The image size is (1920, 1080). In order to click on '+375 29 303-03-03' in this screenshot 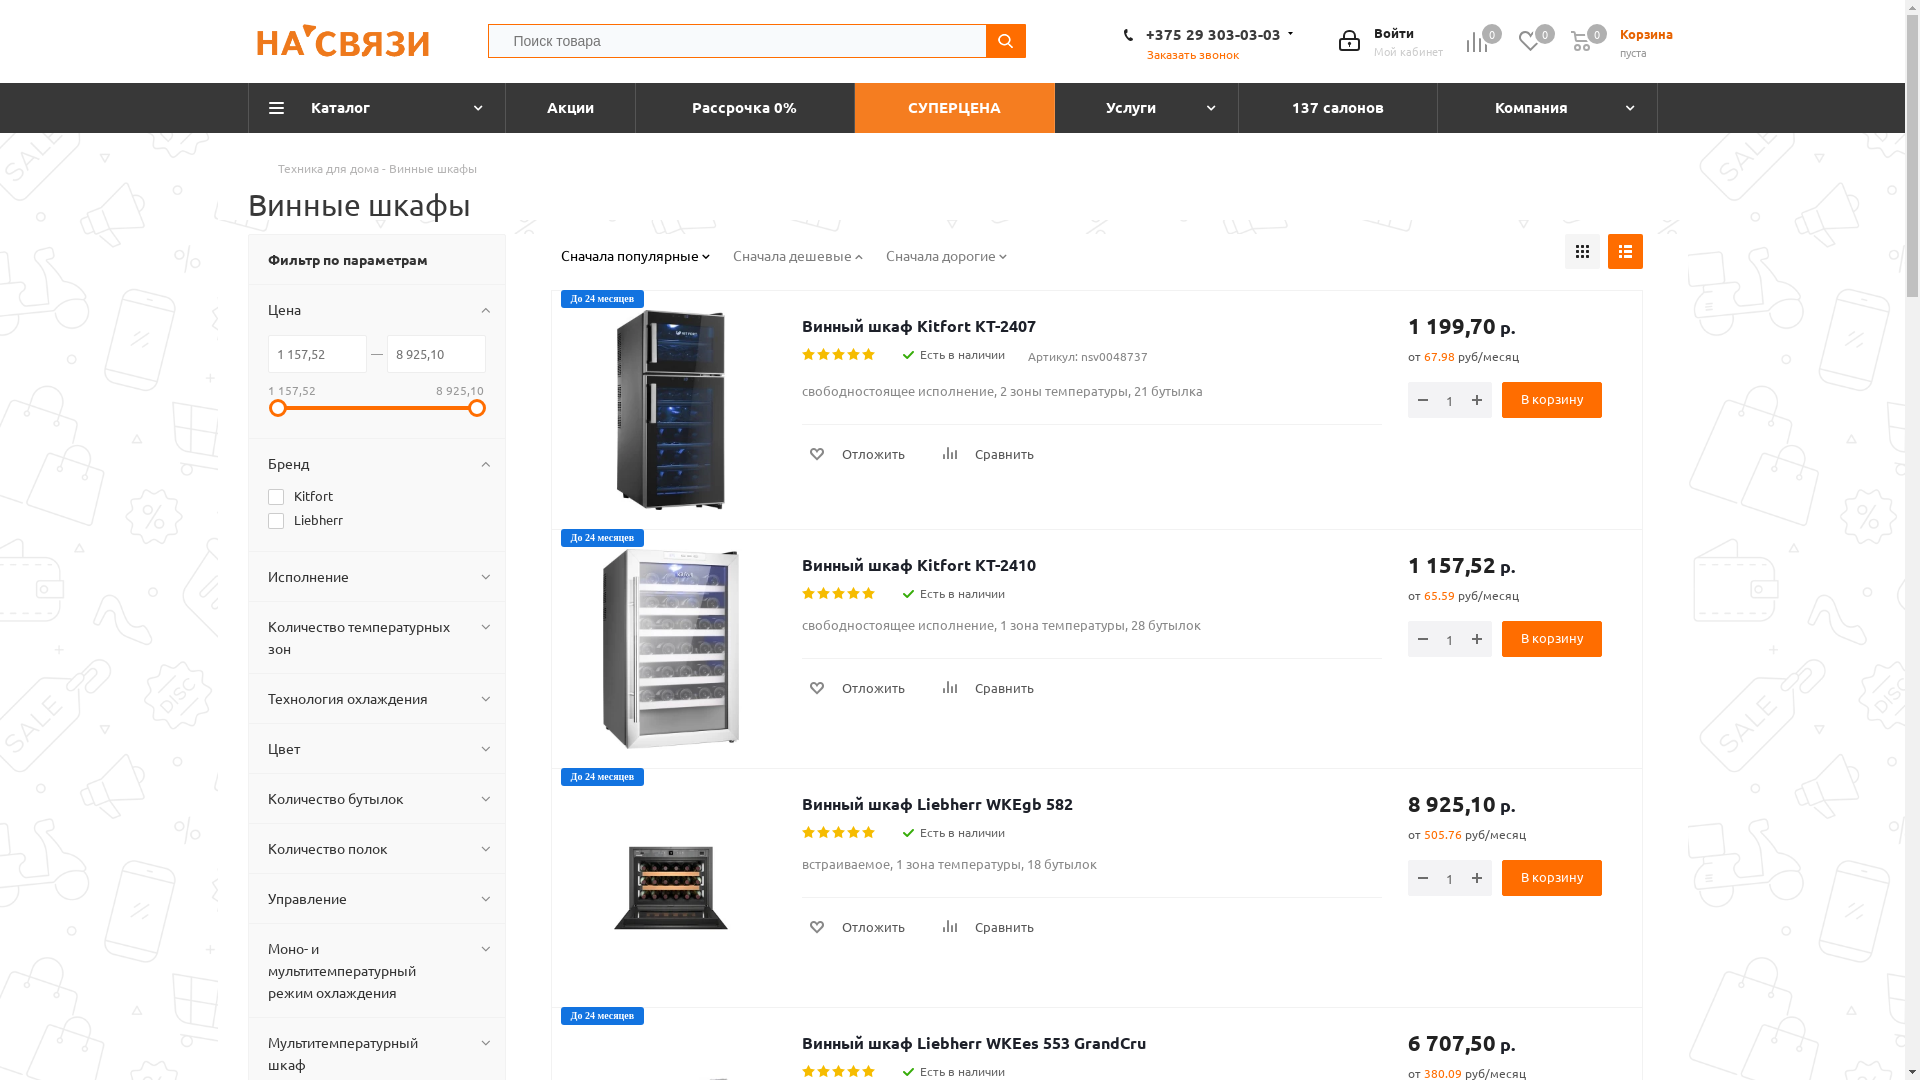, I will do `click(1146, 34)`.